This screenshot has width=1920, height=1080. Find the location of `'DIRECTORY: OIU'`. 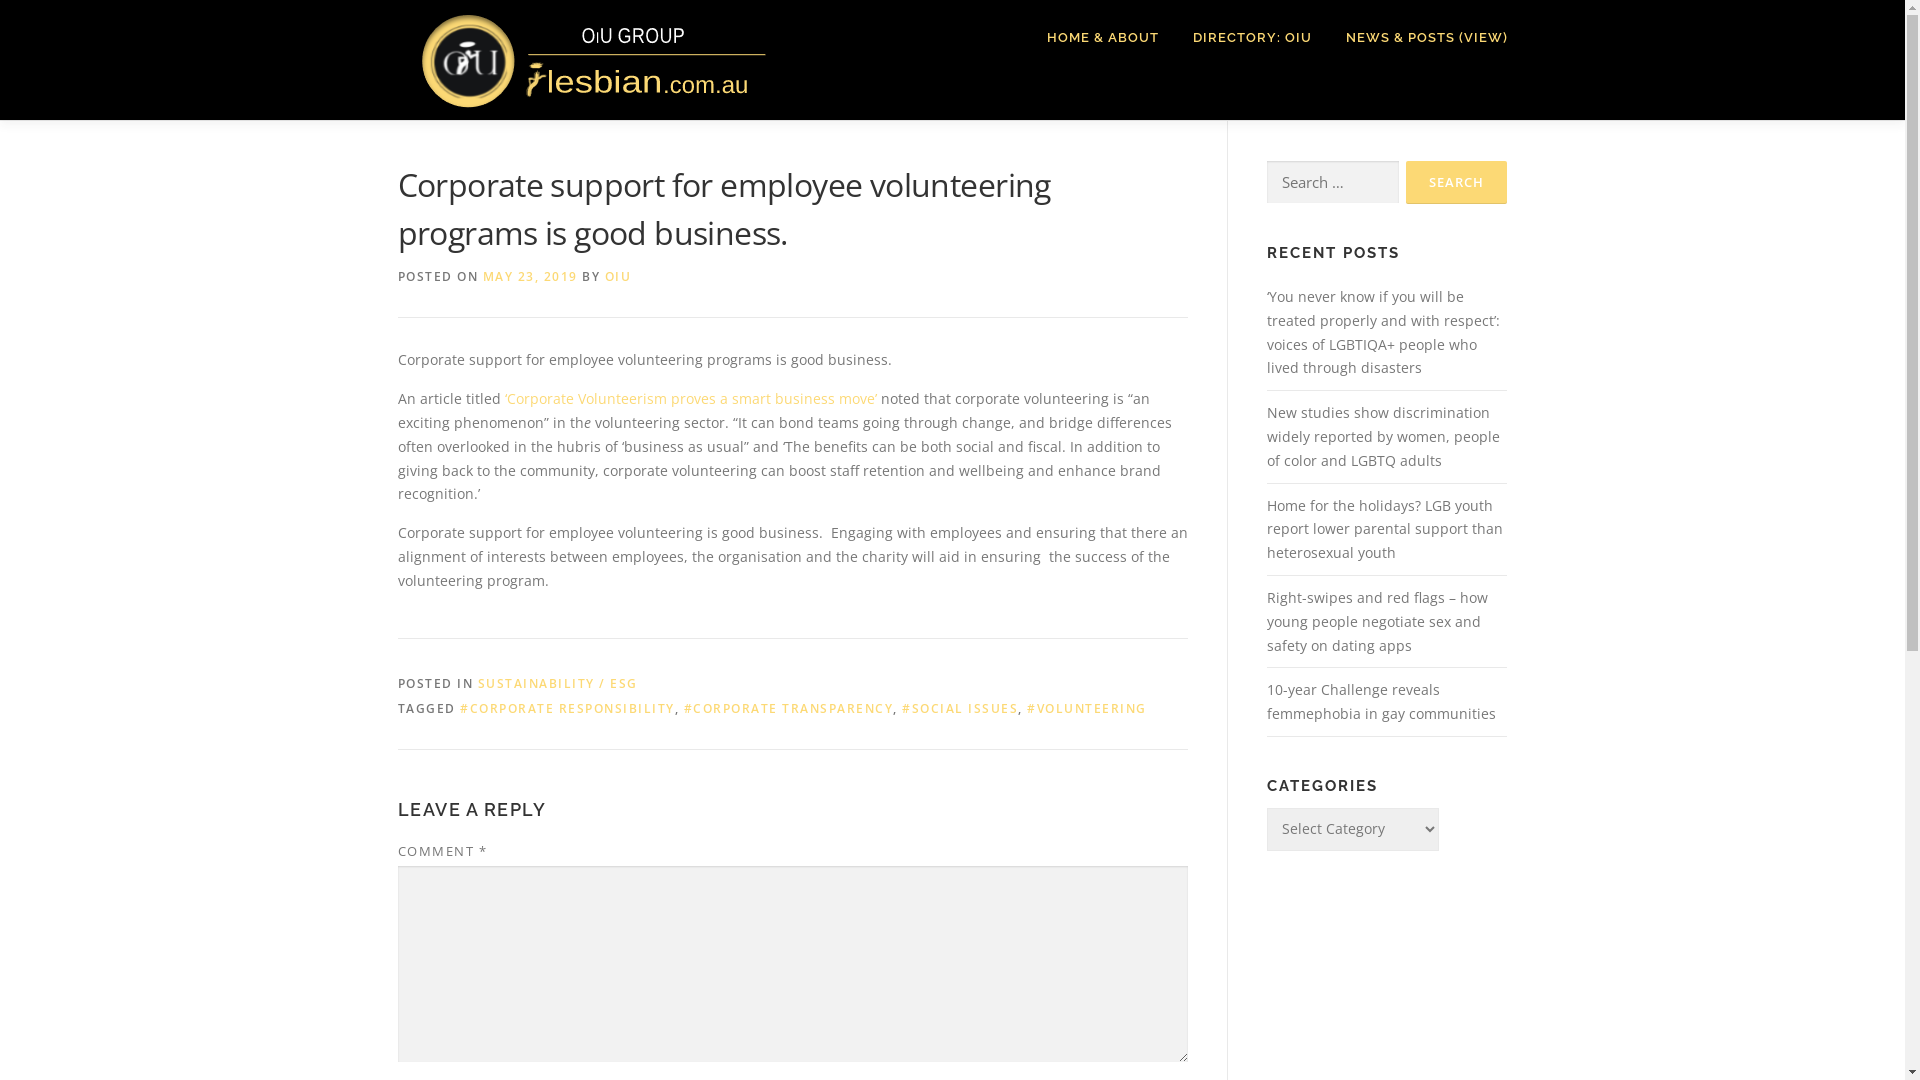

'DIRECTORY: OIU' is located at coordinates (1176, 37).